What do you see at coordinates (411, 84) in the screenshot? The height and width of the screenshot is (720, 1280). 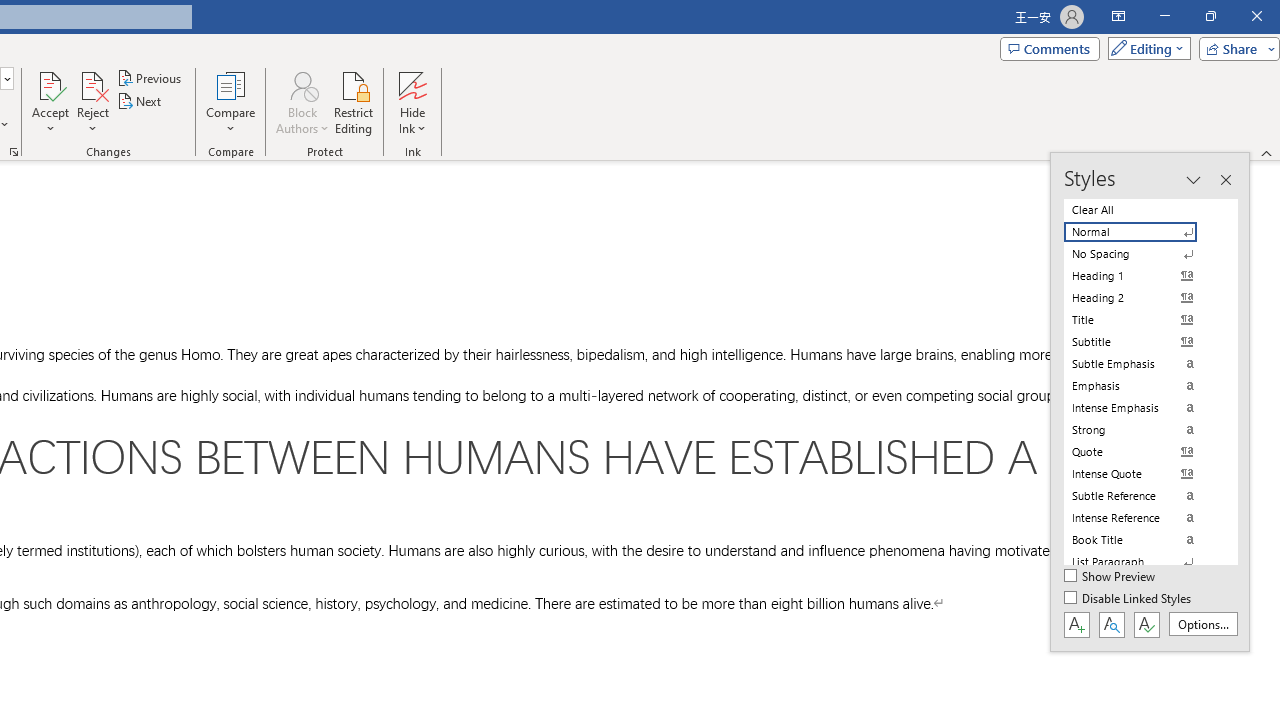 I see `'Hide Ink'` at bounding box center [411, 84].